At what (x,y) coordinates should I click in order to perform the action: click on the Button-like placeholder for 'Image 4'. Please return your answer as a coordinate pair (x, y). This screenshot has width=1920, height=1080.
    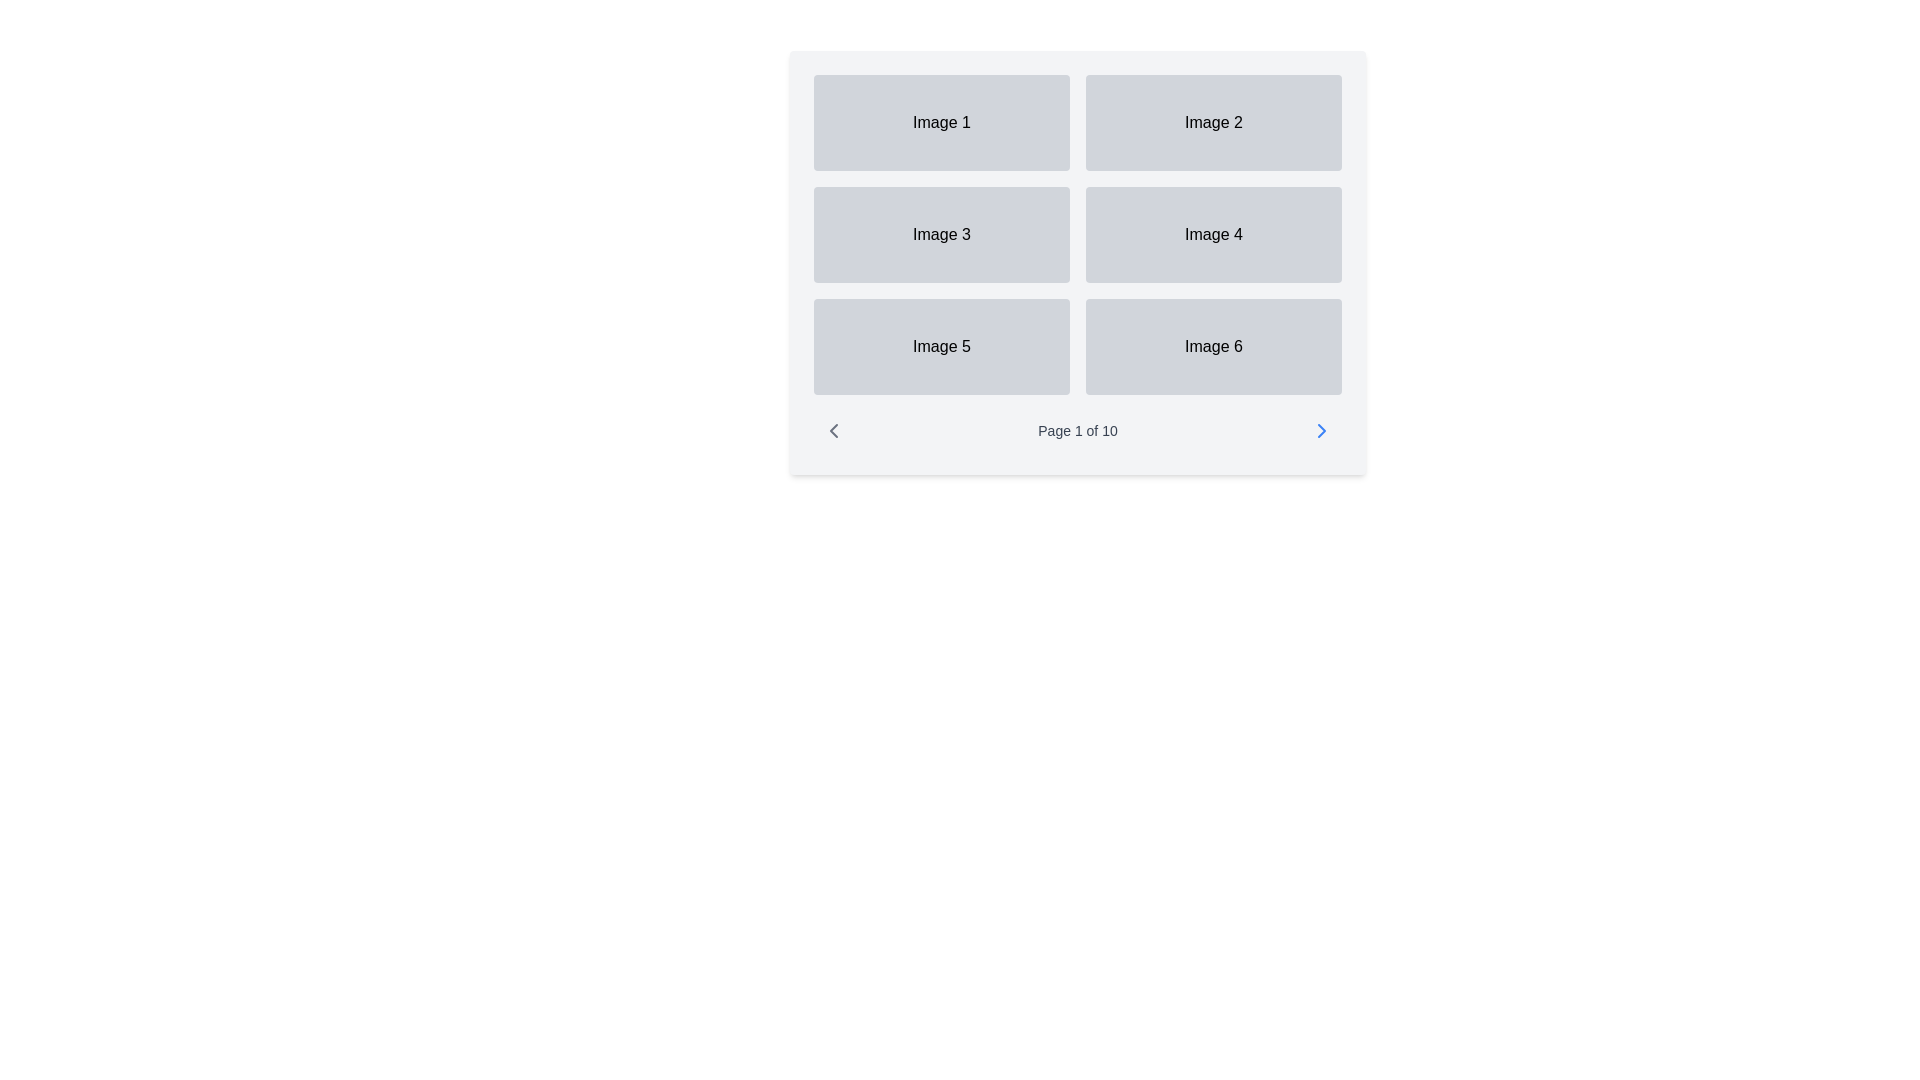
    Looking at the image, I should click on (1213, 234).